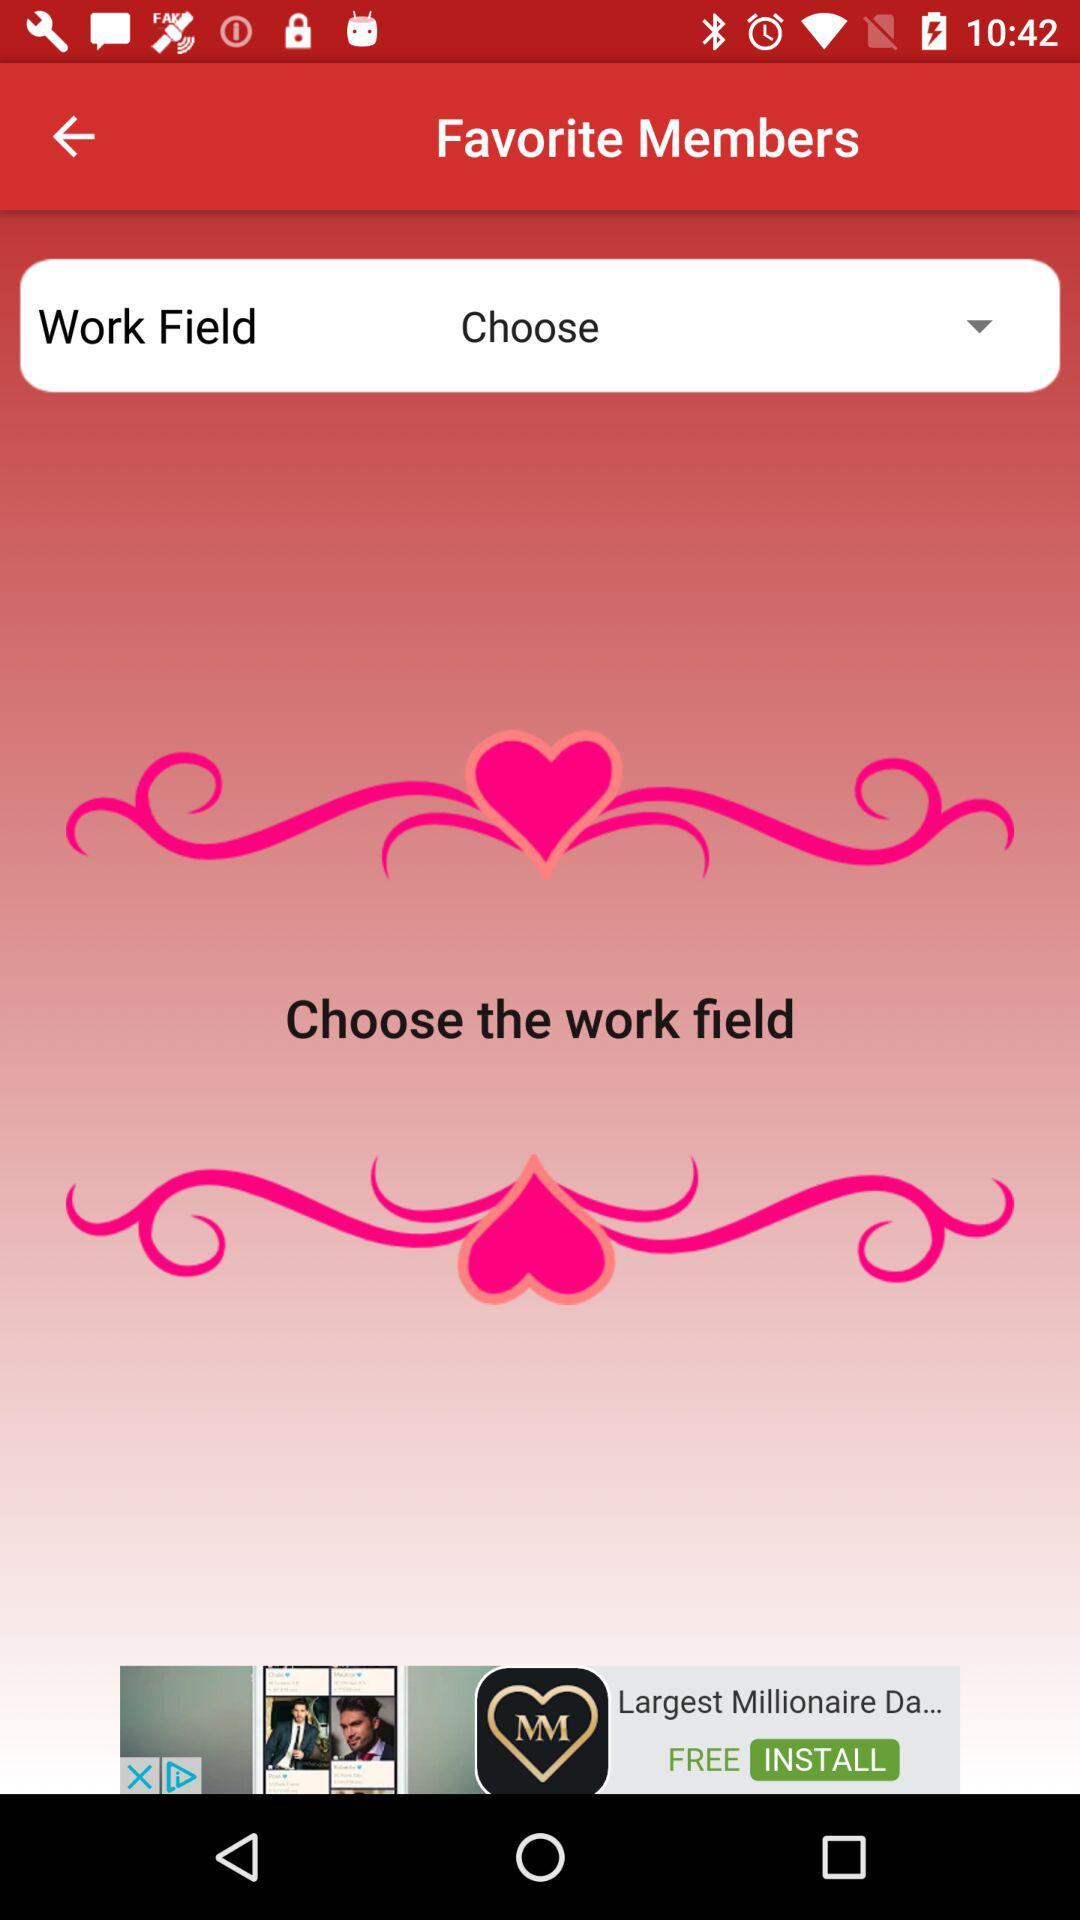 The image size is (1080, 1920). Describe the element at coordinates (540, 1727) in the screenshot. I see `advertisement for millionaire dating site` at that location.